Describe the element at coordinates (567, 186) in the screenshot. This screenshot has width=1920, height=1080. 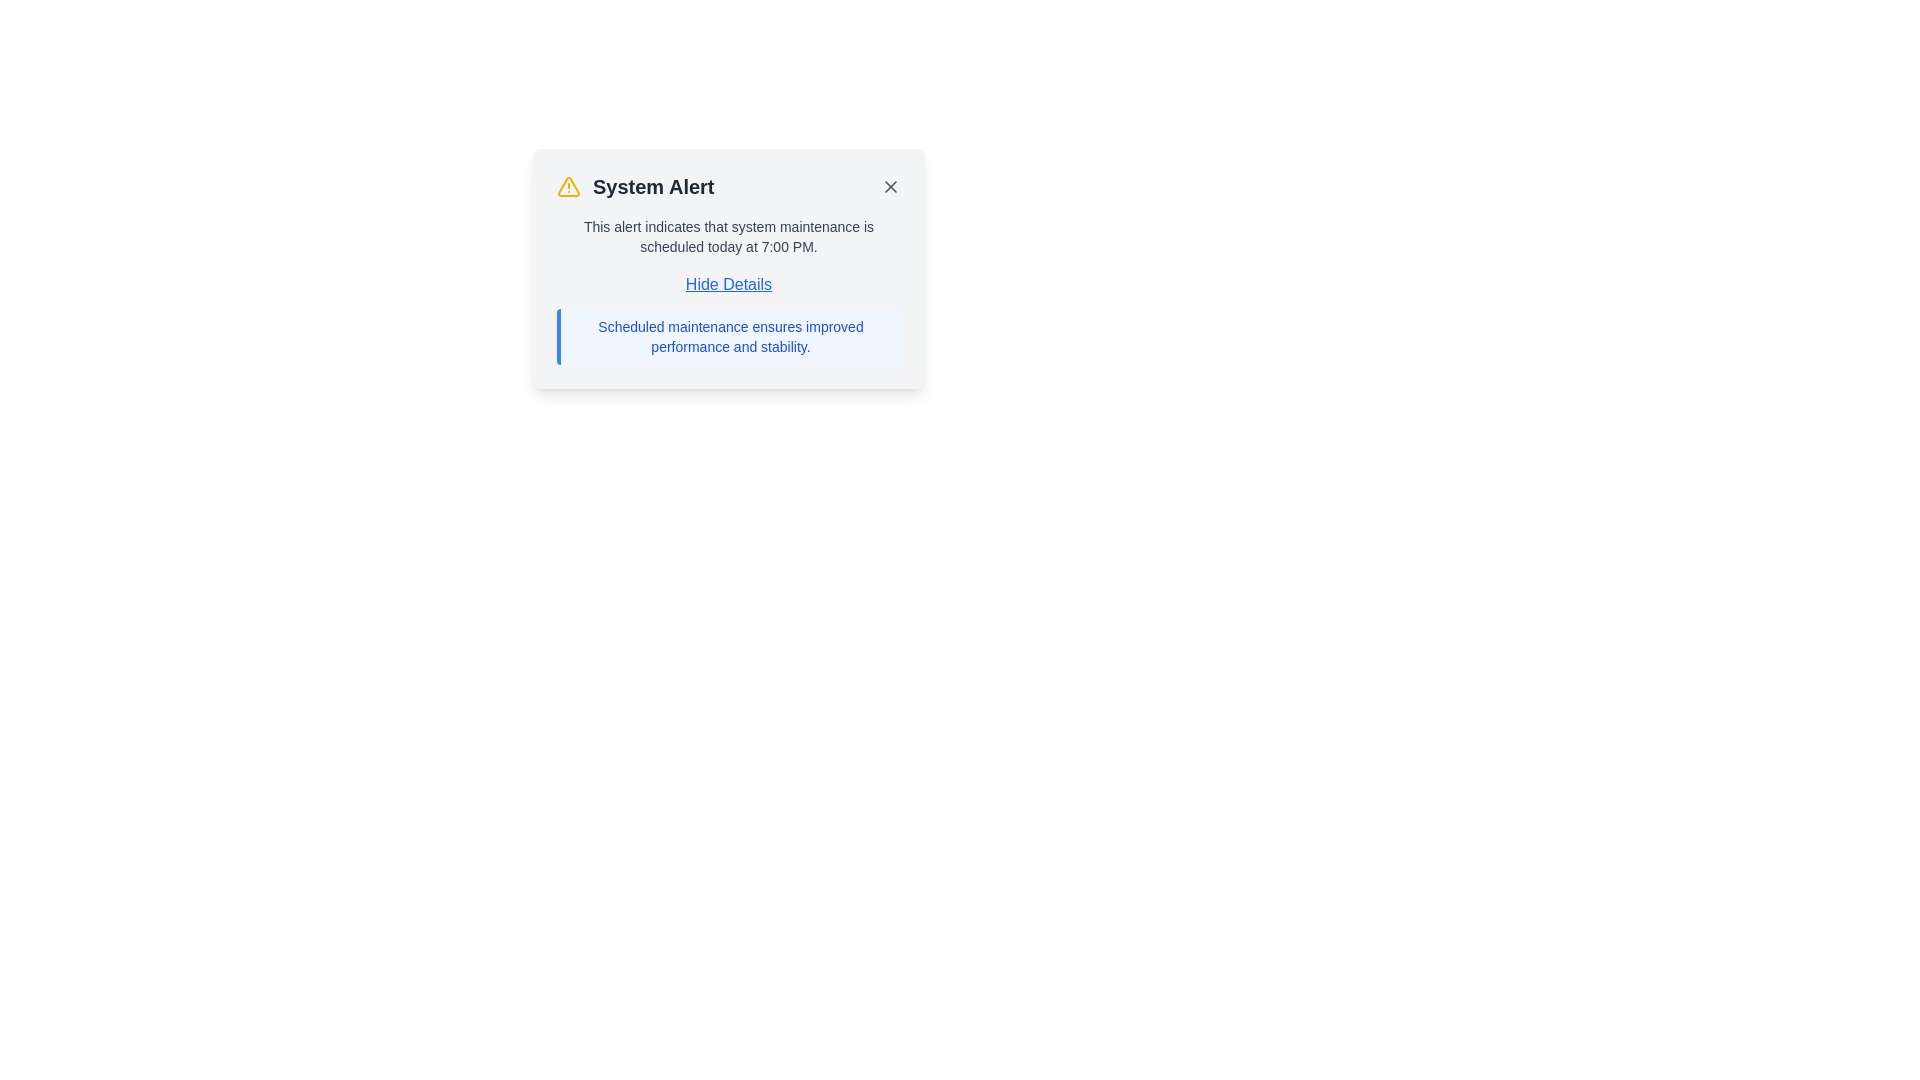
I see `the stylized triangular alert icon with a yellow outline located at the top left of the 'System Alert' notification box` at that location.